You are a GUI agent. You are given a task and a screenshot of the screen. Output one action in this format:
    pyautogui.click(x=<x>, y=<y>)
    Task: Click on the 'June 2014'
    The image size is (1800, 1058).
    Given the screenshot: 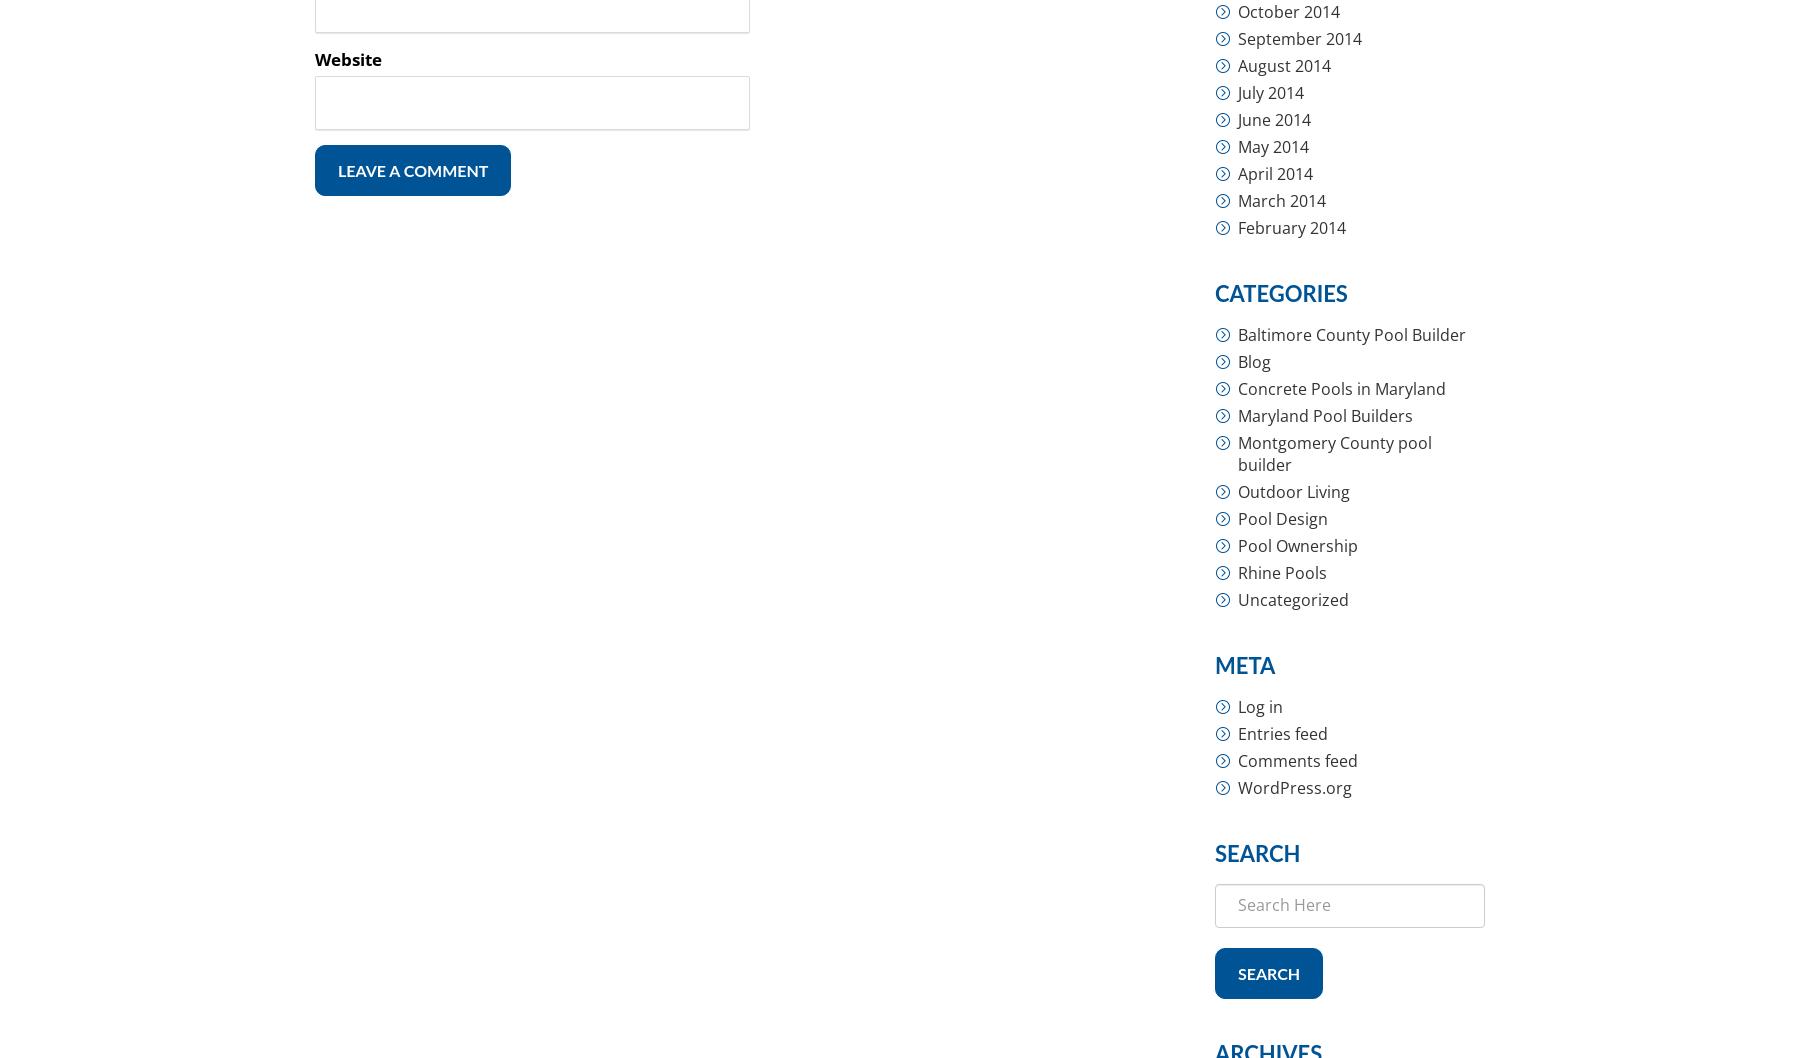 What is the action you would take?
    pyautogui.click(x=1274, y=118)
    